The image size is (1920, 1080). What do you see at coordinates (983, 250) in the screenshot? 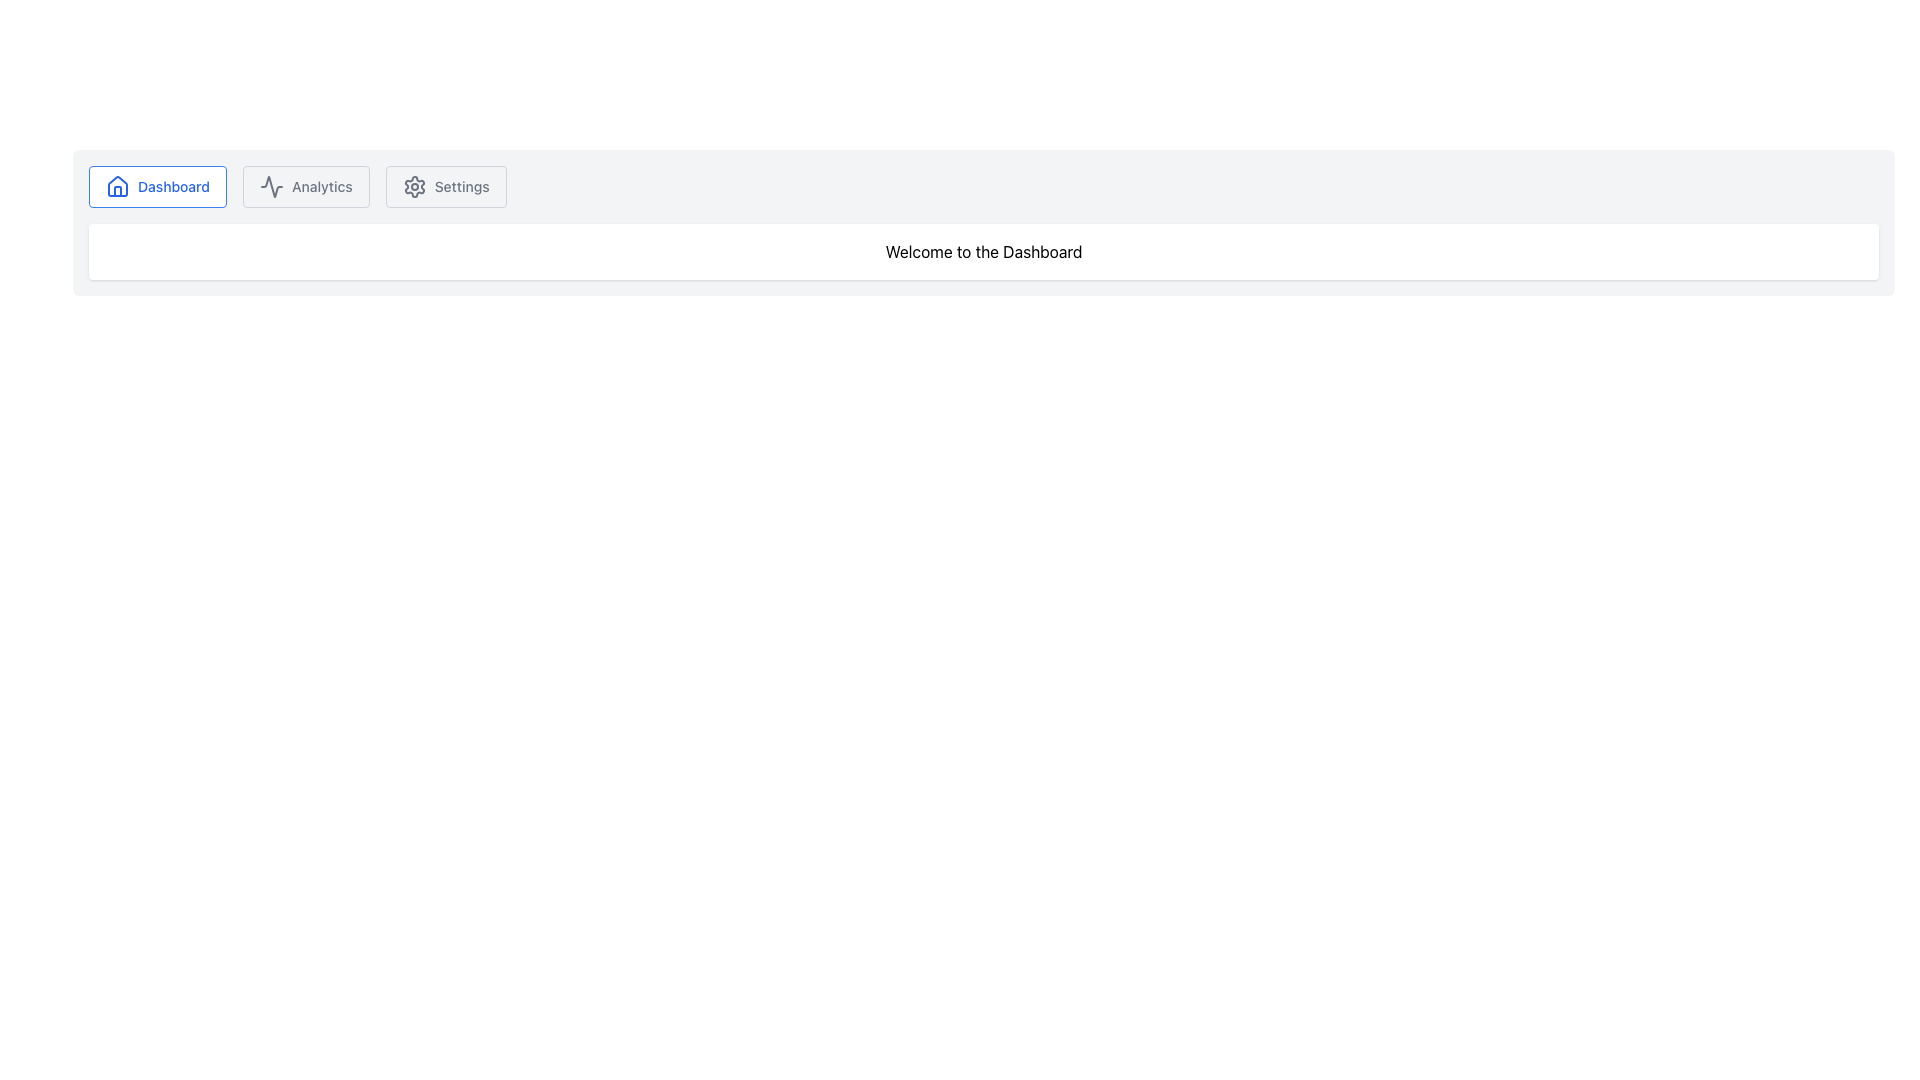
I see `welcoming text label located centrally below the top menu bar in the dashboard interface` at bounding box center [983, 250].